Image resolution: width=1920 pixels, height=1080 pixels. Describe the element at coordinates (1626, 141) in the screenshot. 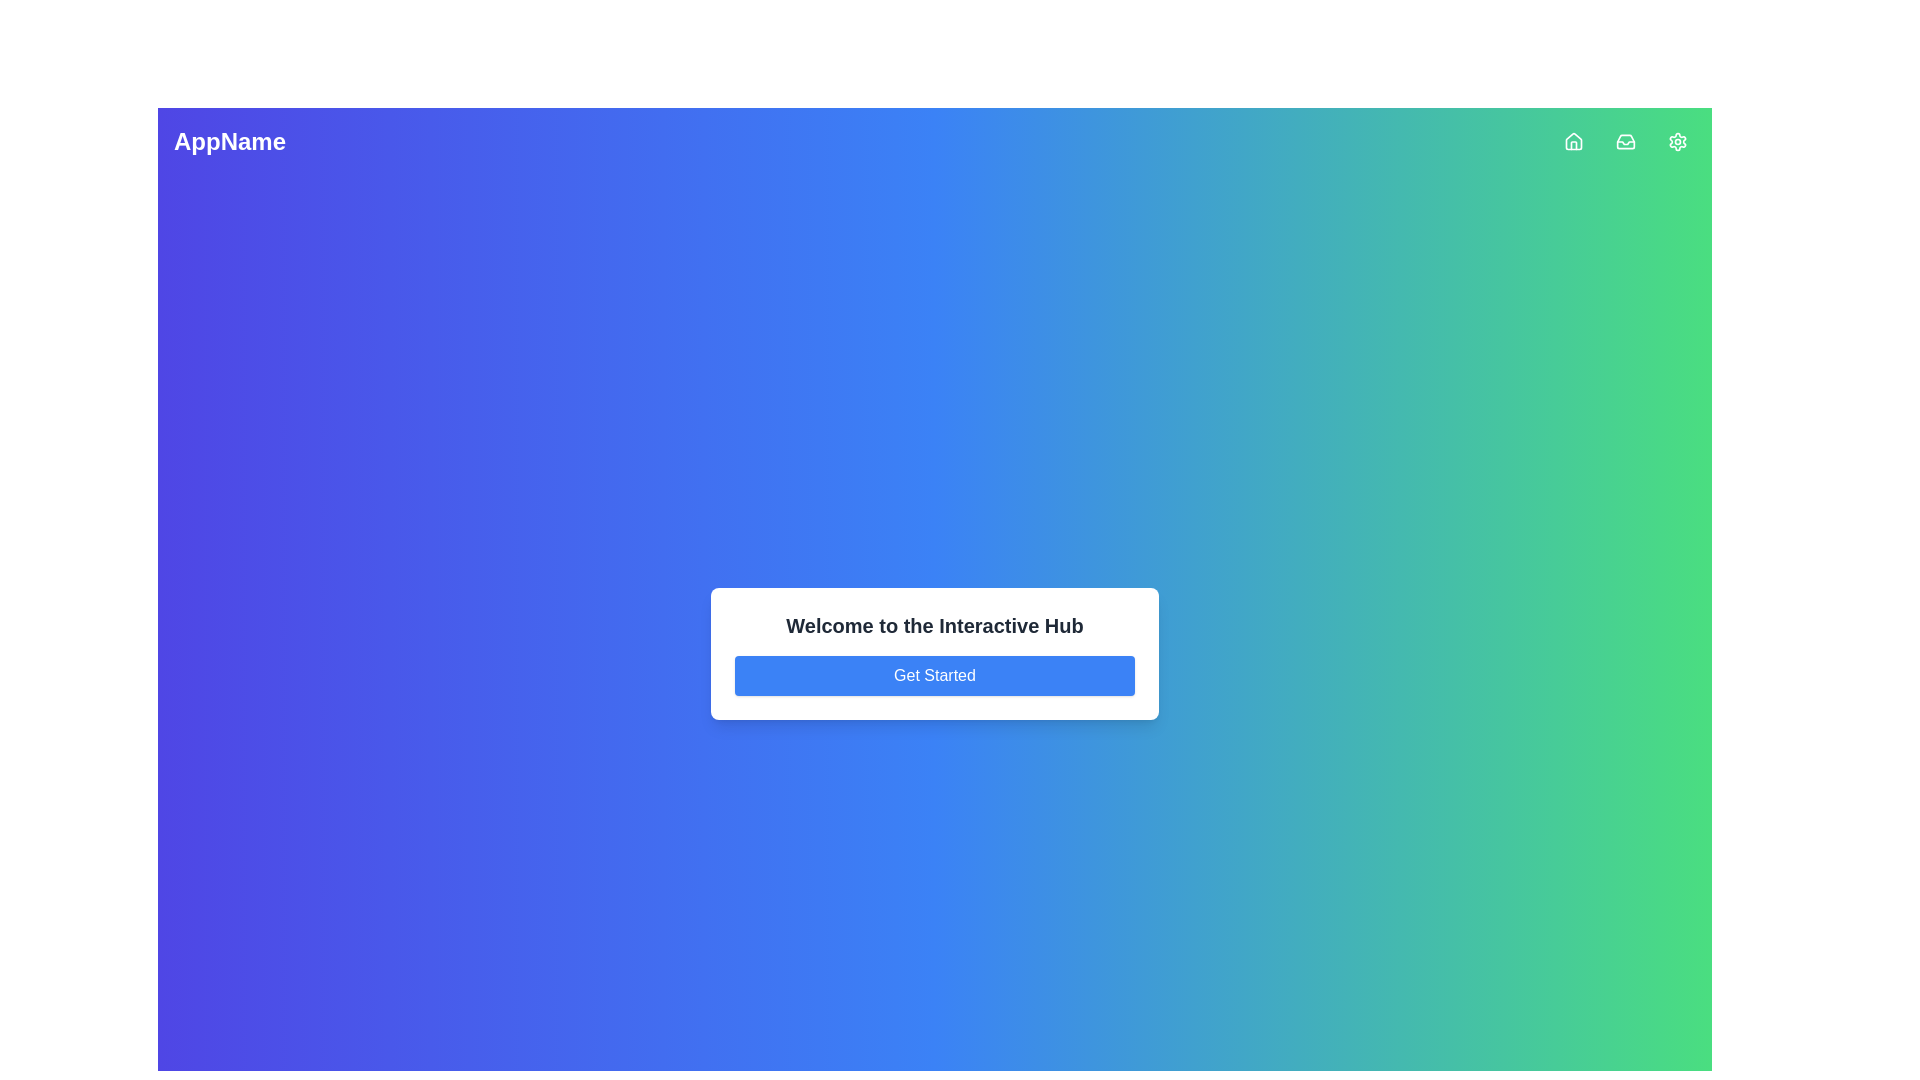

I see `the inbox tray icon located in the top-right corner of the interface` at that location.